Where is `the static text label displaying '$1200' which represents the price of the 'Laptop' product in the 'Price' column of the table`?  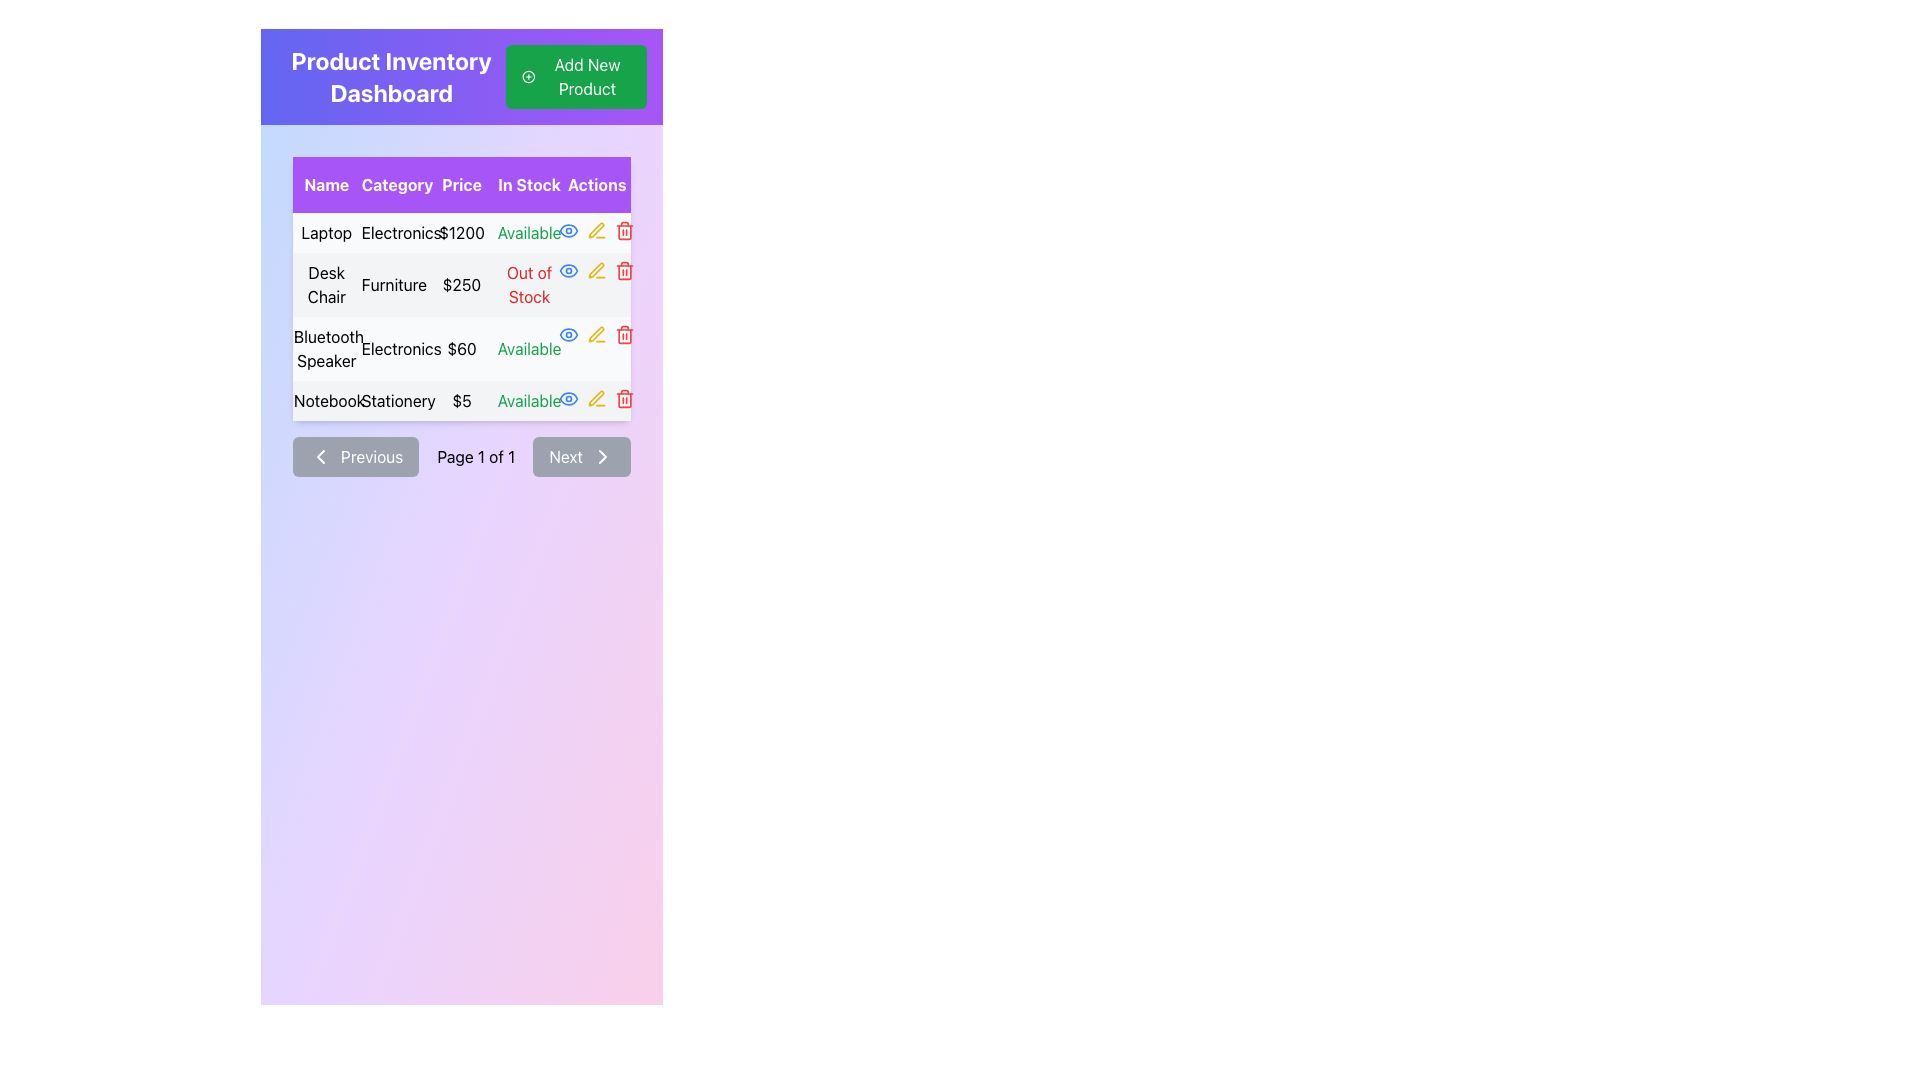 the static text label displaying '$1200' which represents the price of the 'Laptop' product in the 'Price' column of the table is located at coordinates (460, 231).